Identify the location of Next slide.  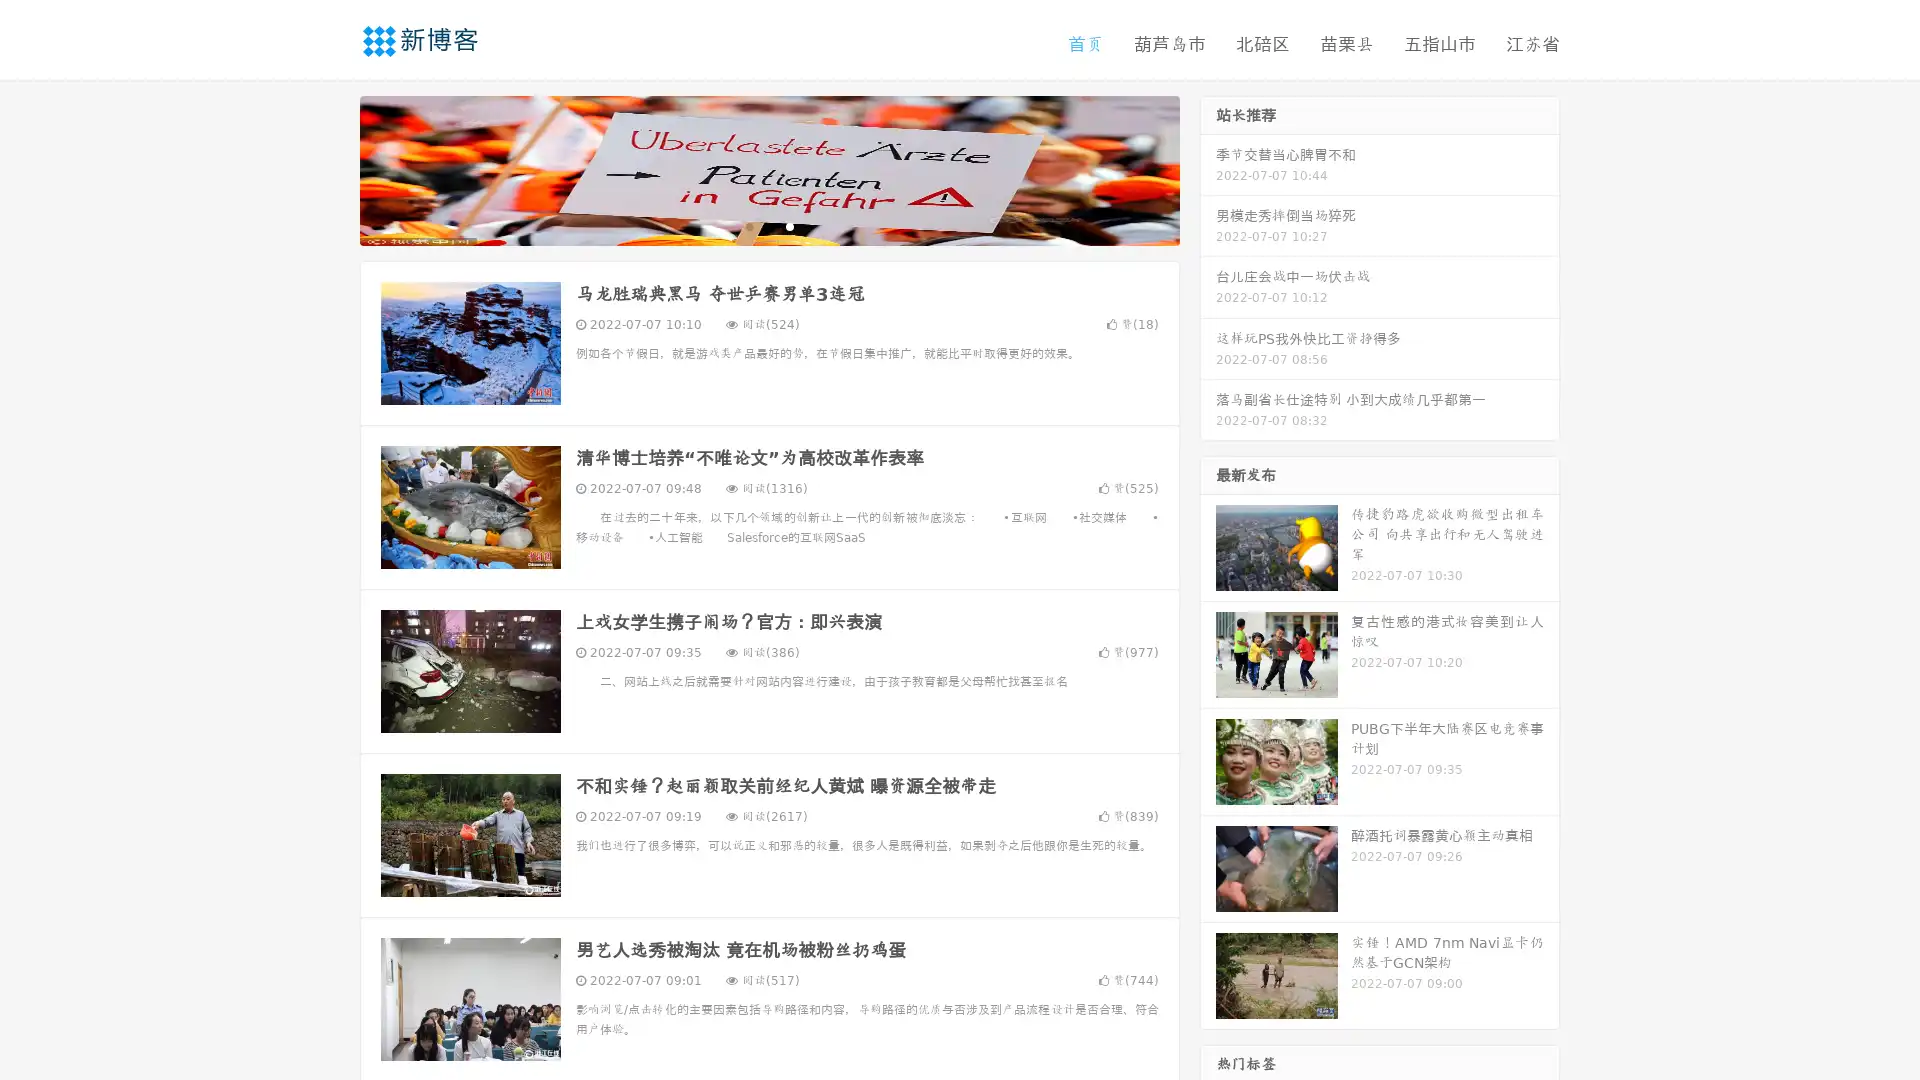
(1208, 168).